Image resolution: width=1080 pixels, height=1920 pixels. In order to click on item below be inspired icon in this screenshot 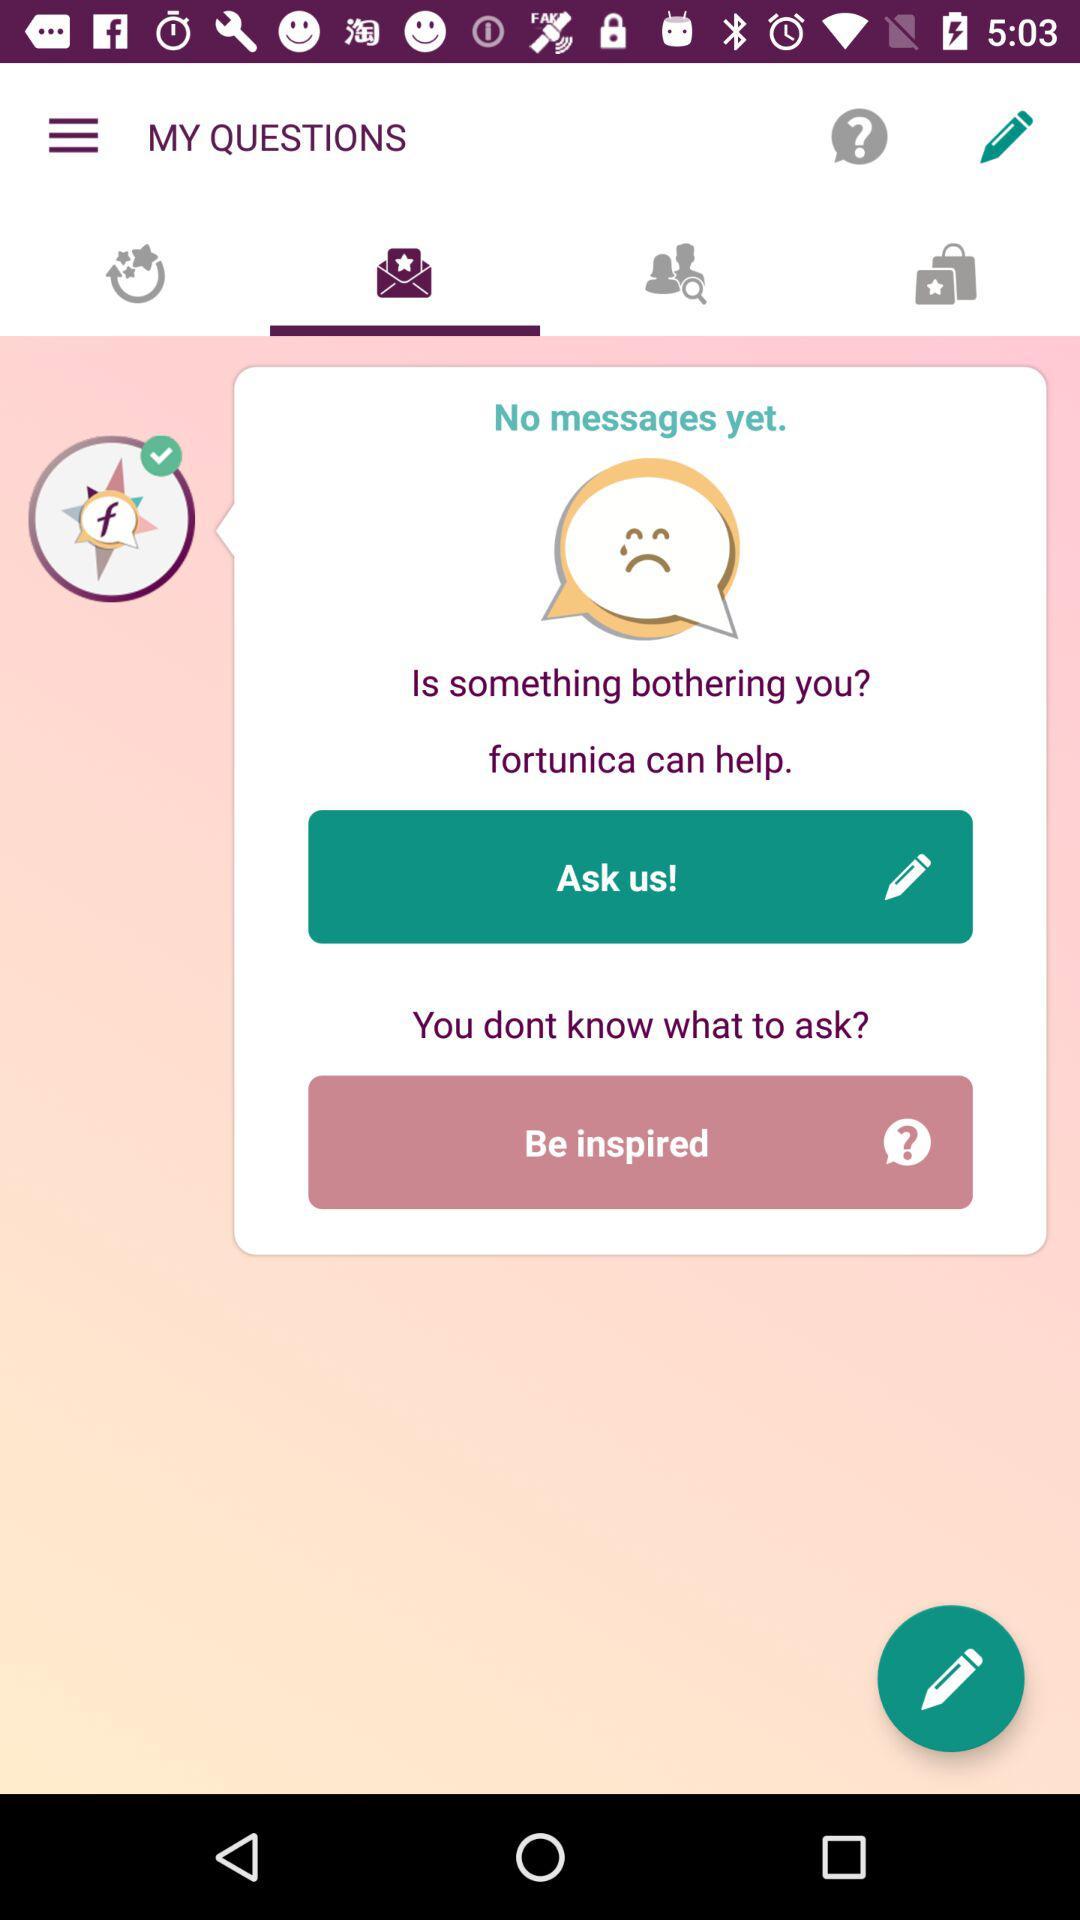, I will do `click(950, 1678)`.